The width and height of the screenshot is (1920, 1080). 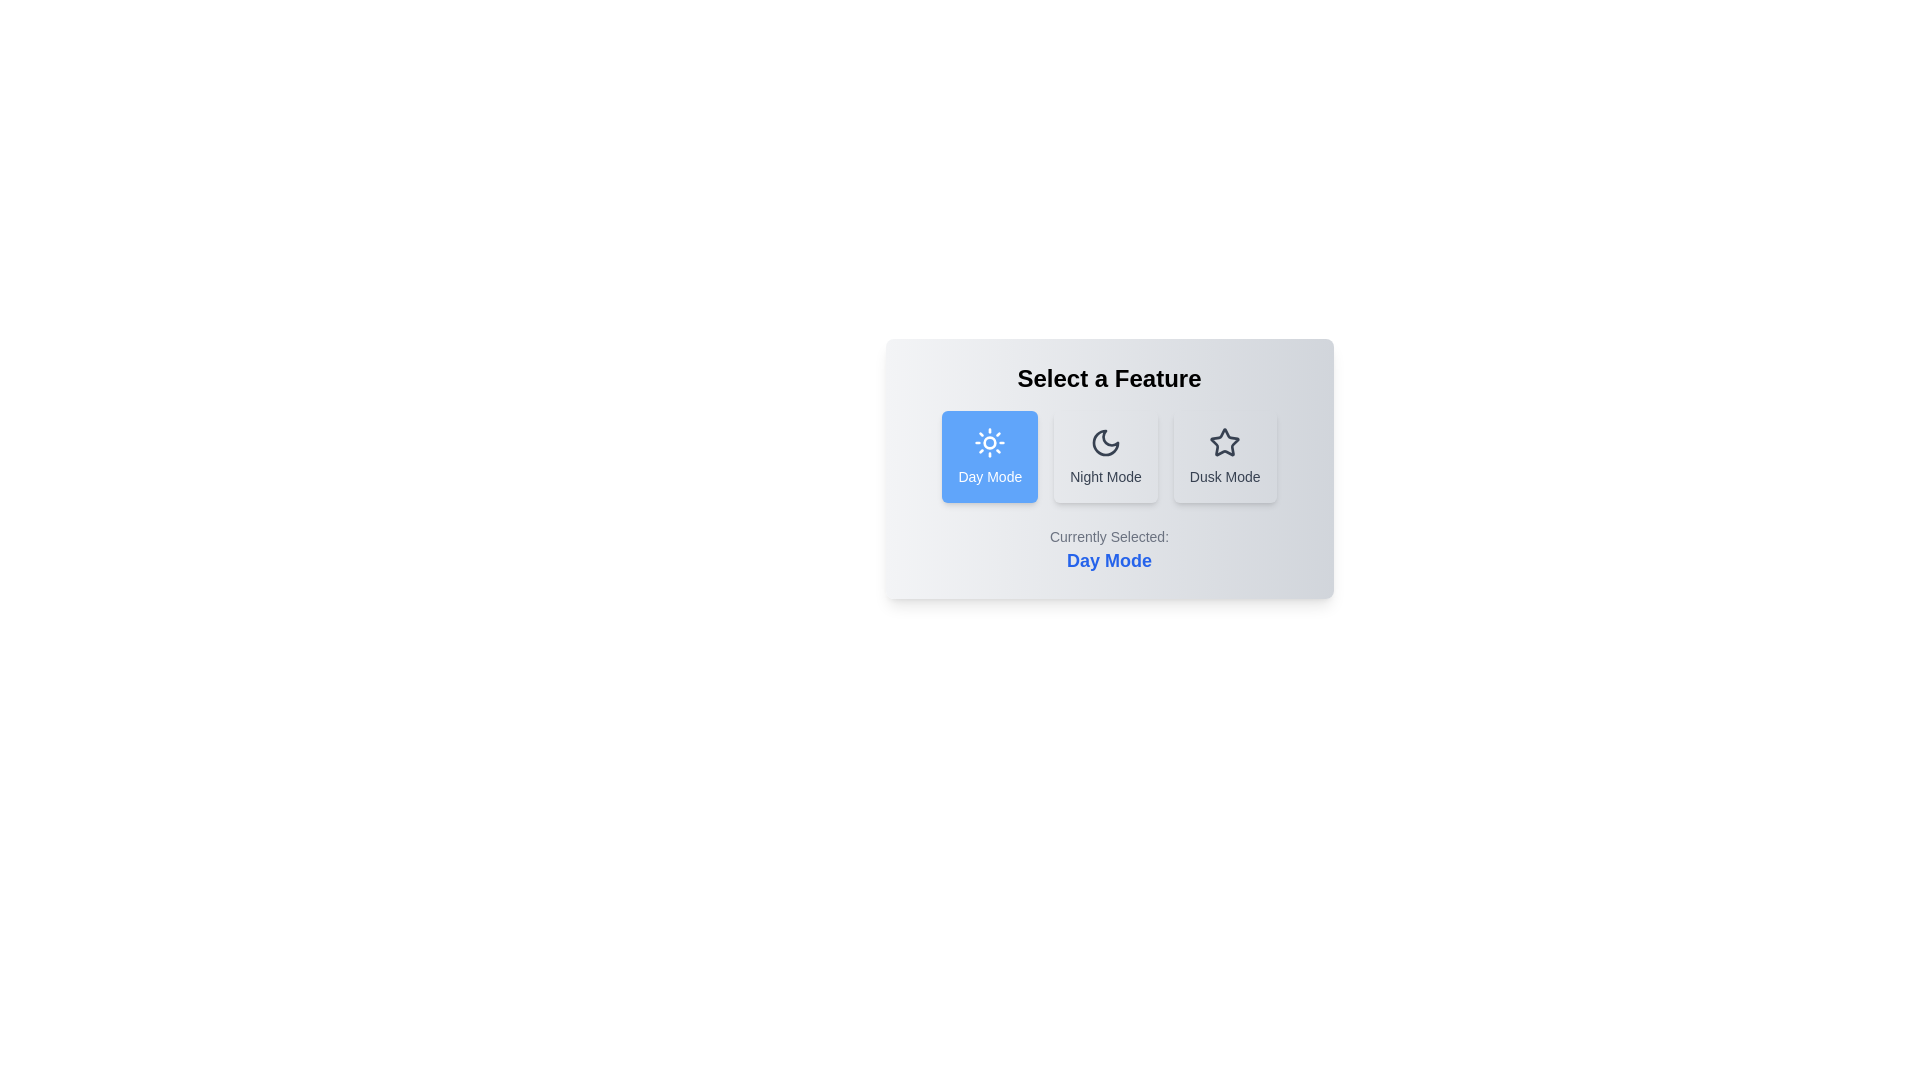 What do you see at coordinates (1108, 378) in the screenshot?
I see `the text element Select a Feature for inspection` at bounding box center [1108, 378].